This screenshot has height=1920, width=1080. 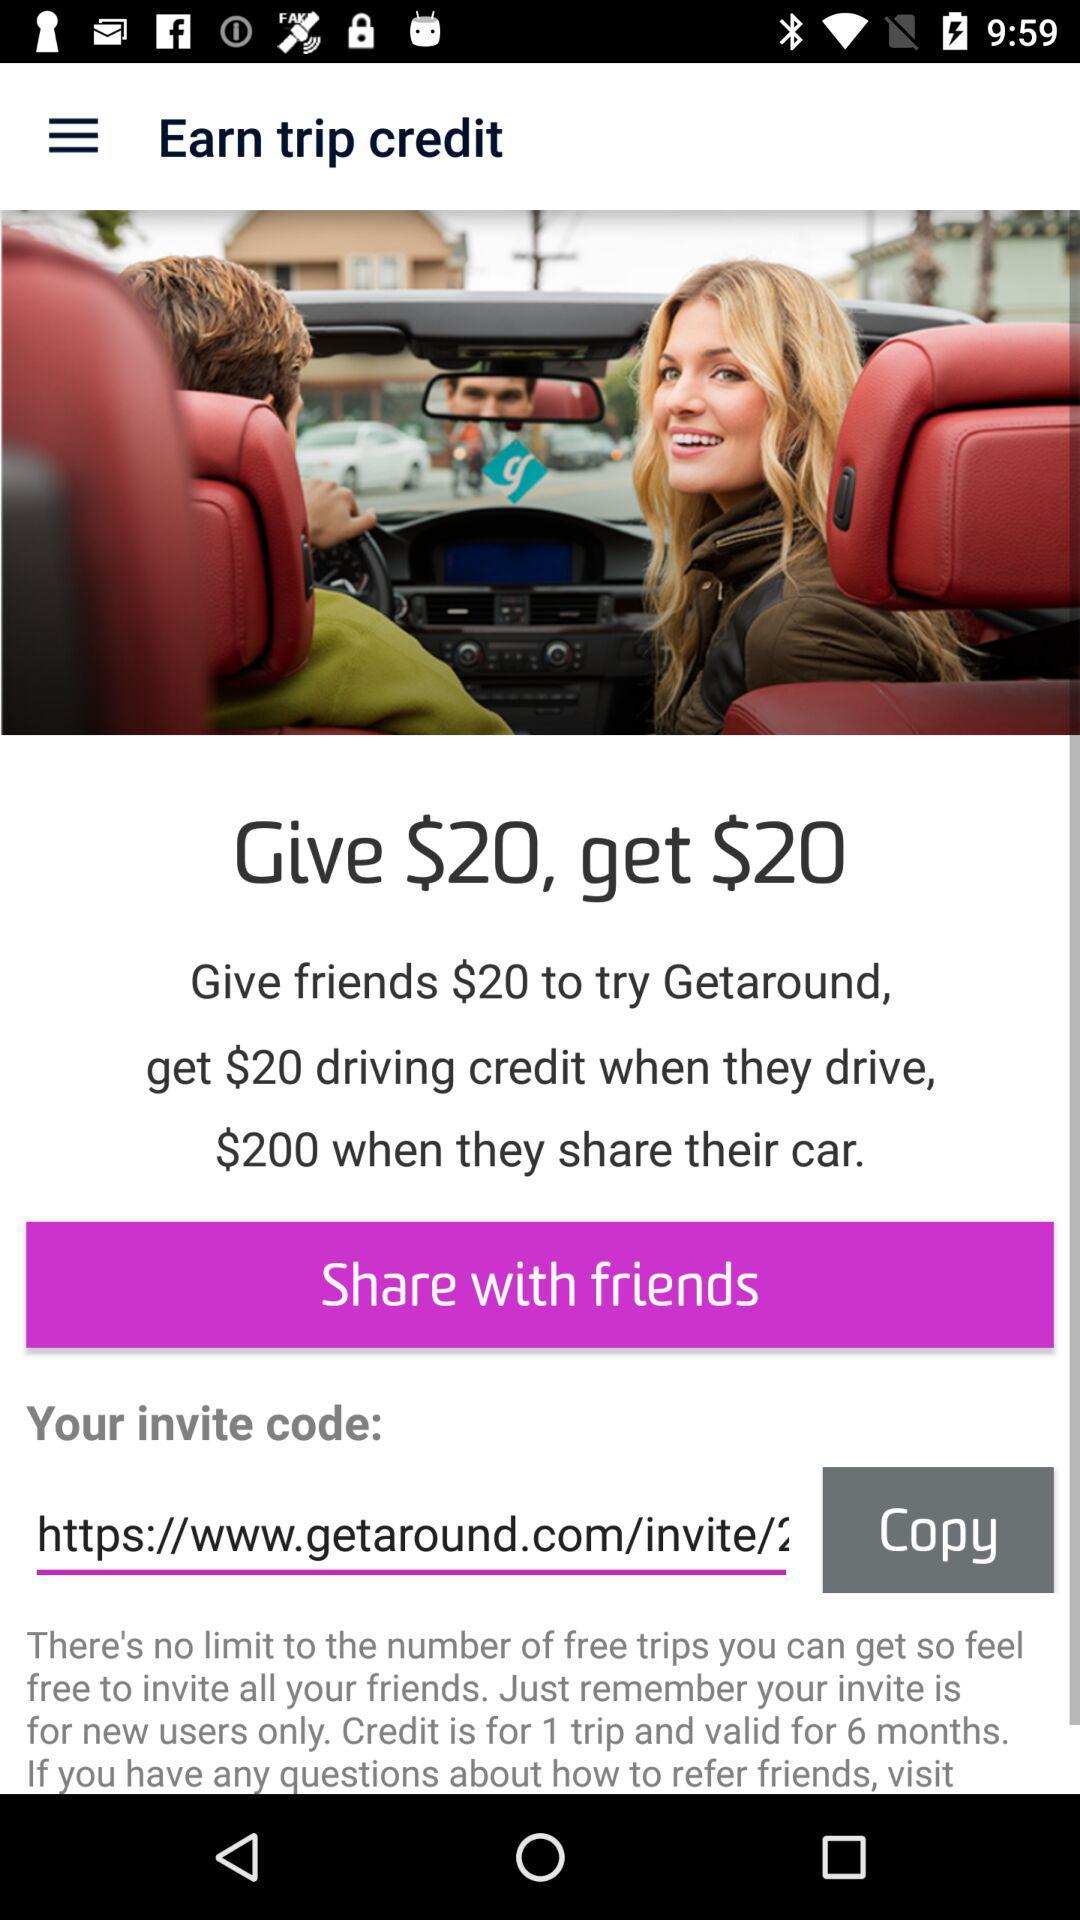 What do you see at coordinates (938, 1529) in the screenshot?
I see `item next to the https www getaround item` at bounding box center [938, 1529].